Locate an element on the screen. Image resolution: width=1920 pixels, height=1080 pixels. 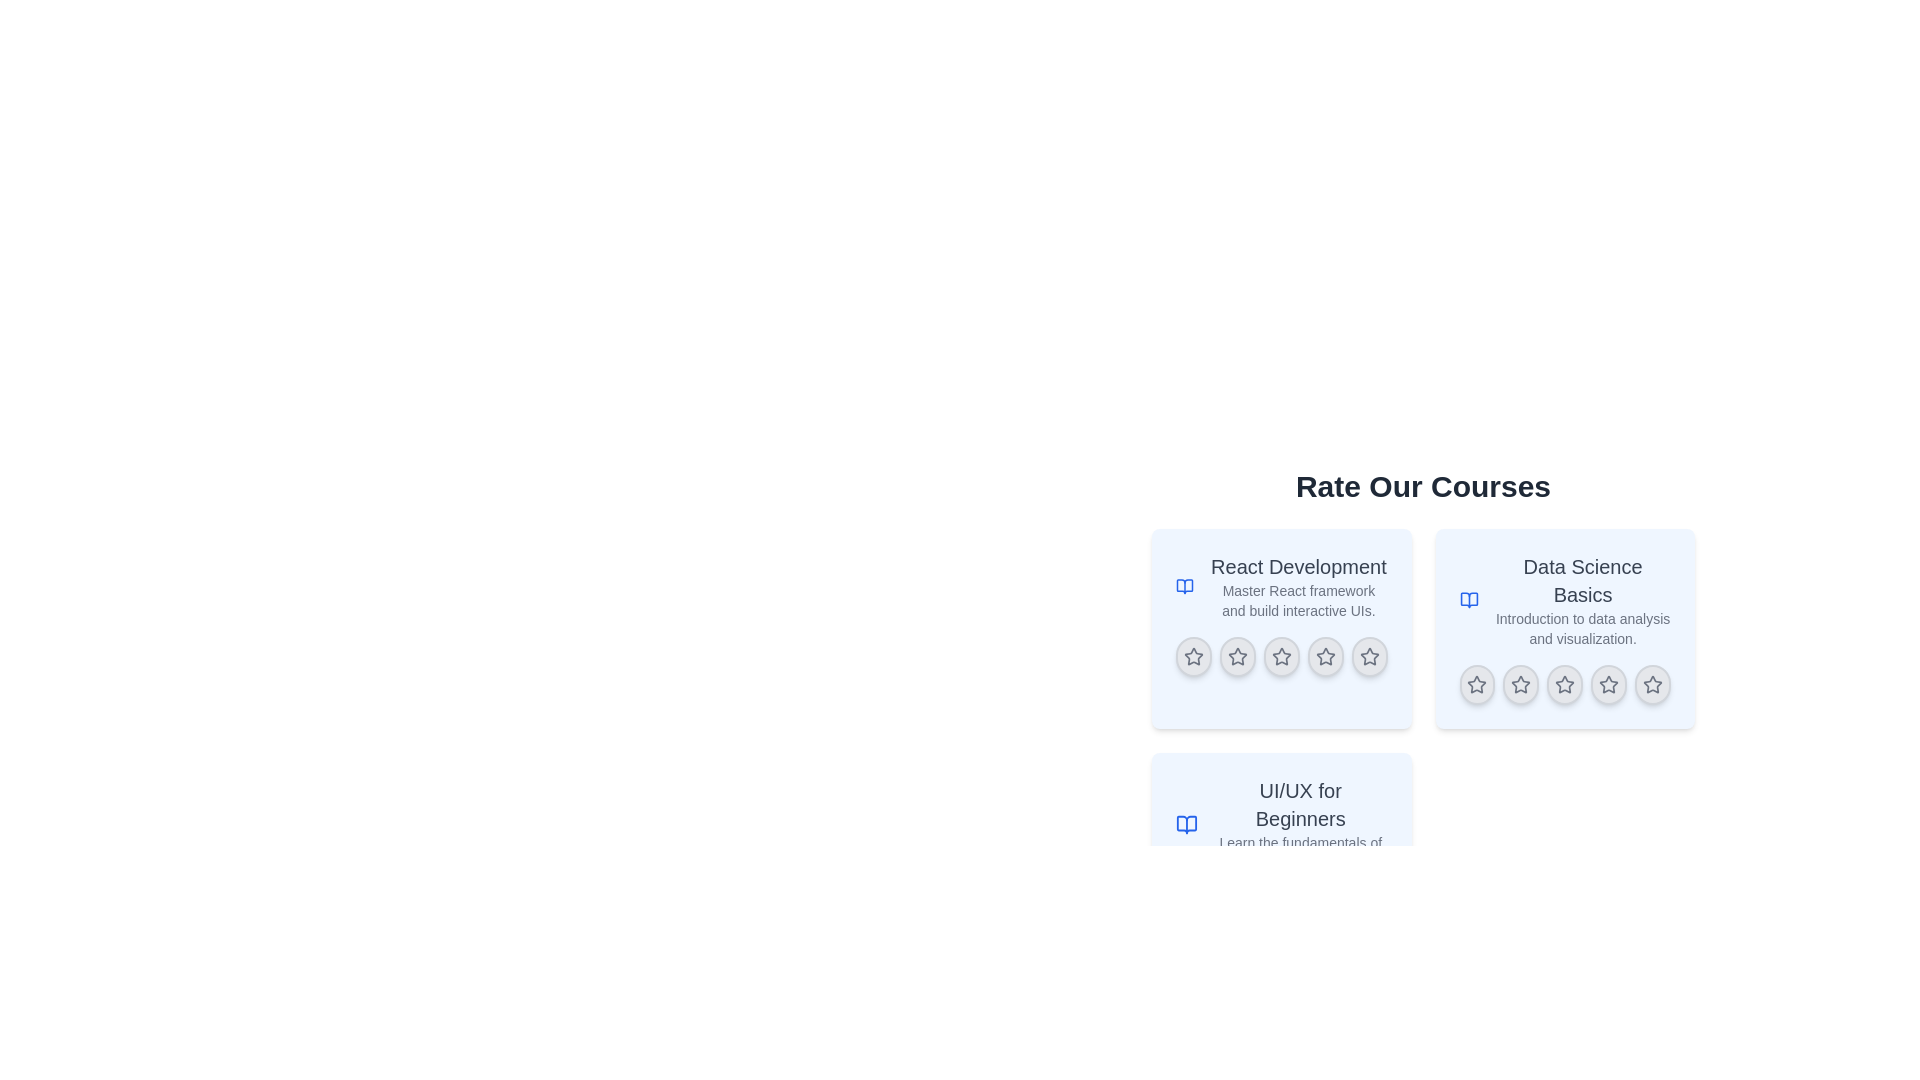
the icon representing the 'React Development' course, which is visually identified within a grid layout under the relevant section's icon is located at coordinates (1185, 585).